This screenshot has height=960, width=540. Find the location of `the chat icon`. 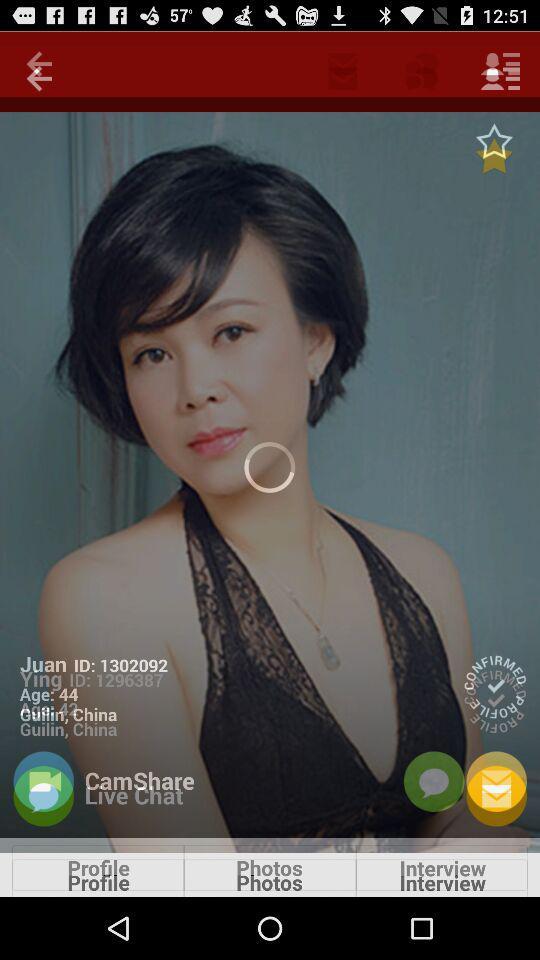

the chat icon is located at coordinates (434, 836).